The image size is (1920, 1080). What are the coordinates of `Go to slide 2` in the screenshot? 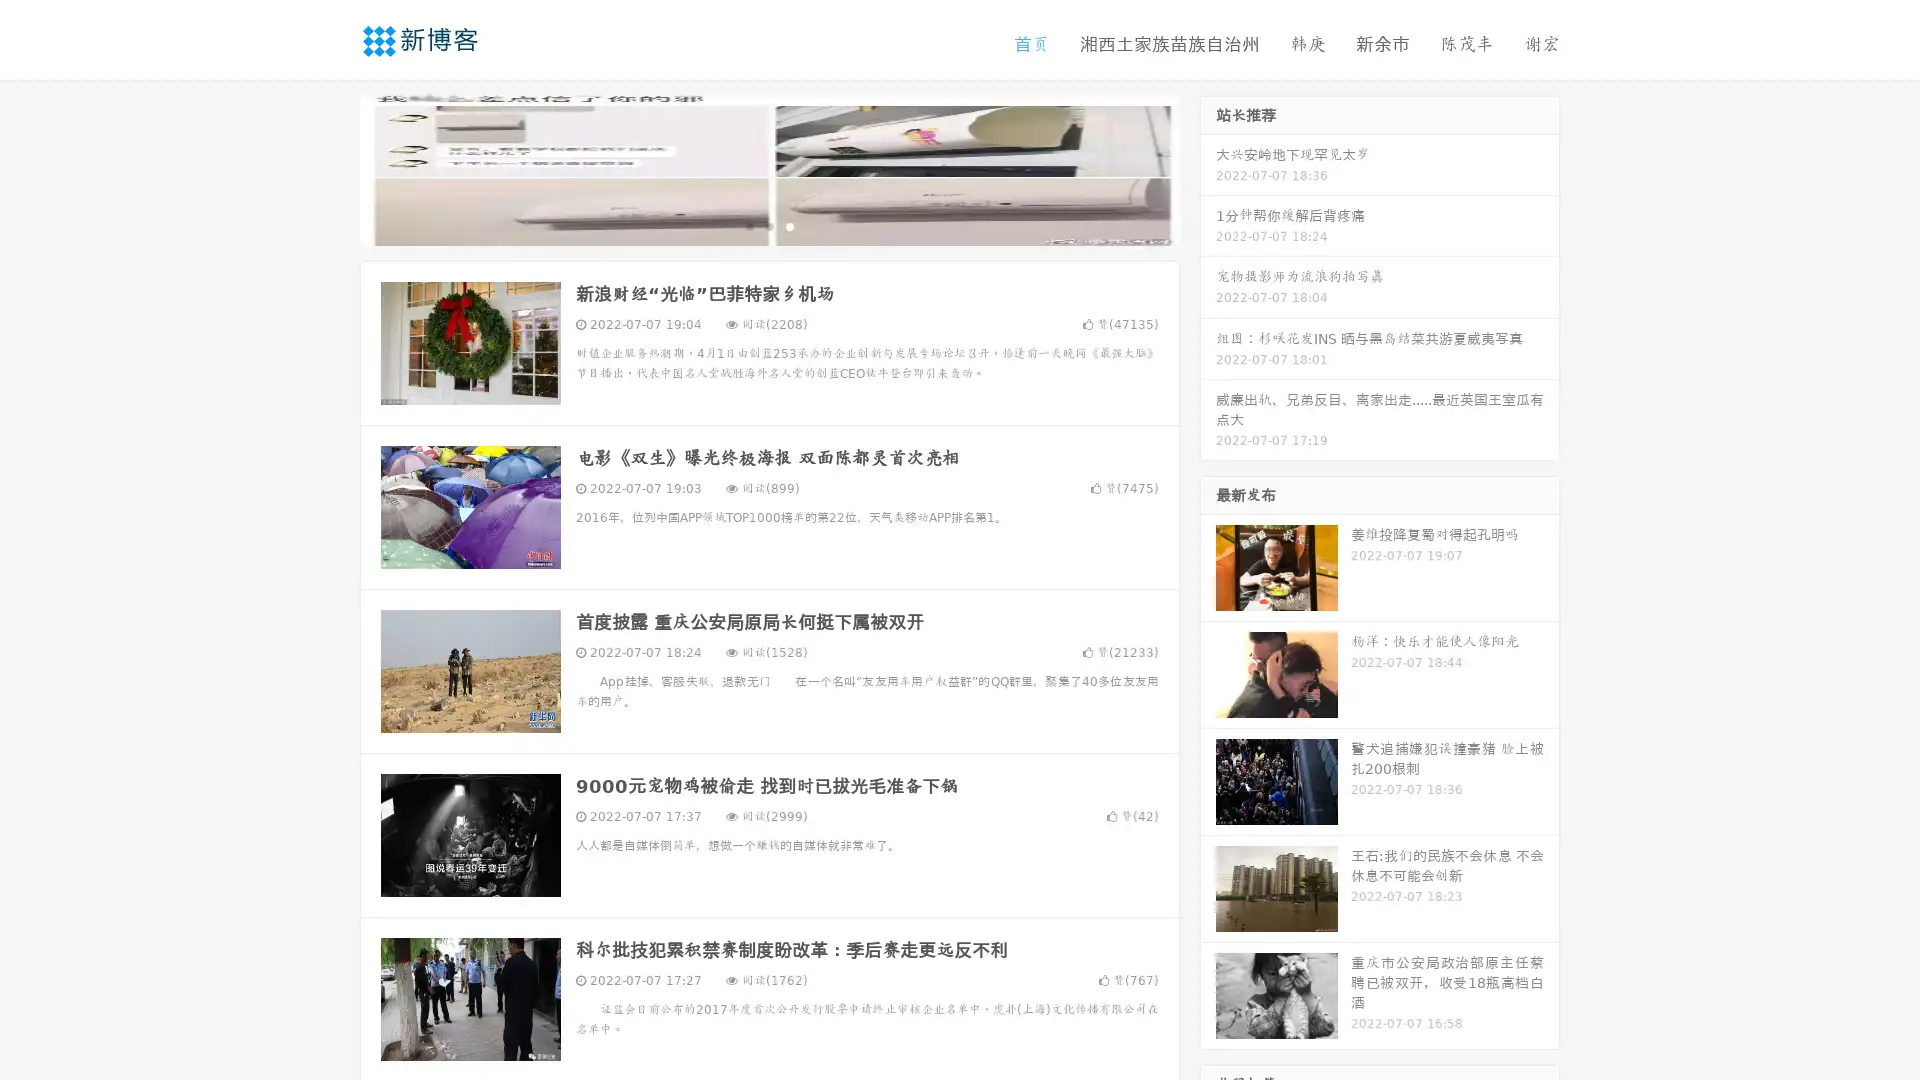 It's located at (768, 225).